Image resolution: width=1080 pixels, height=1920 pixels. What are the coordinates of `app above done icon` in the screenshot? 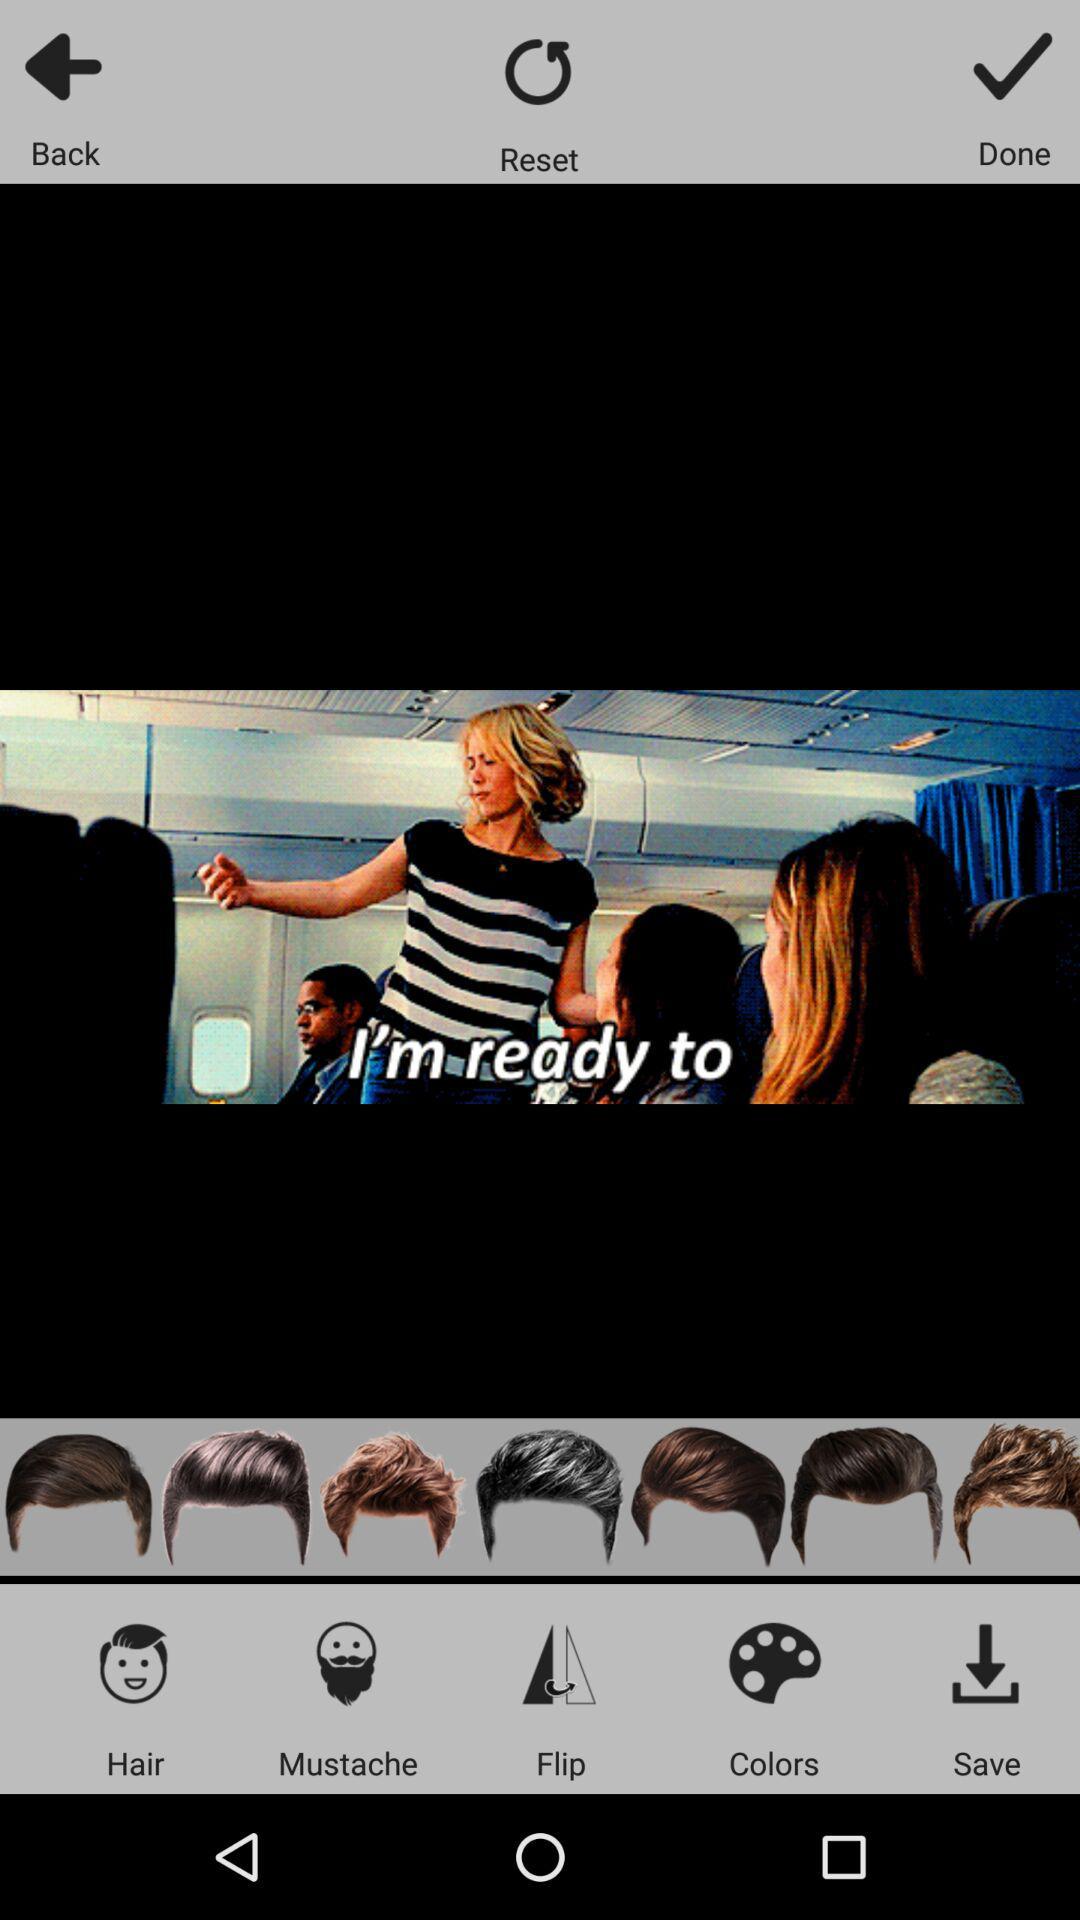 It's located at (1014, 65).